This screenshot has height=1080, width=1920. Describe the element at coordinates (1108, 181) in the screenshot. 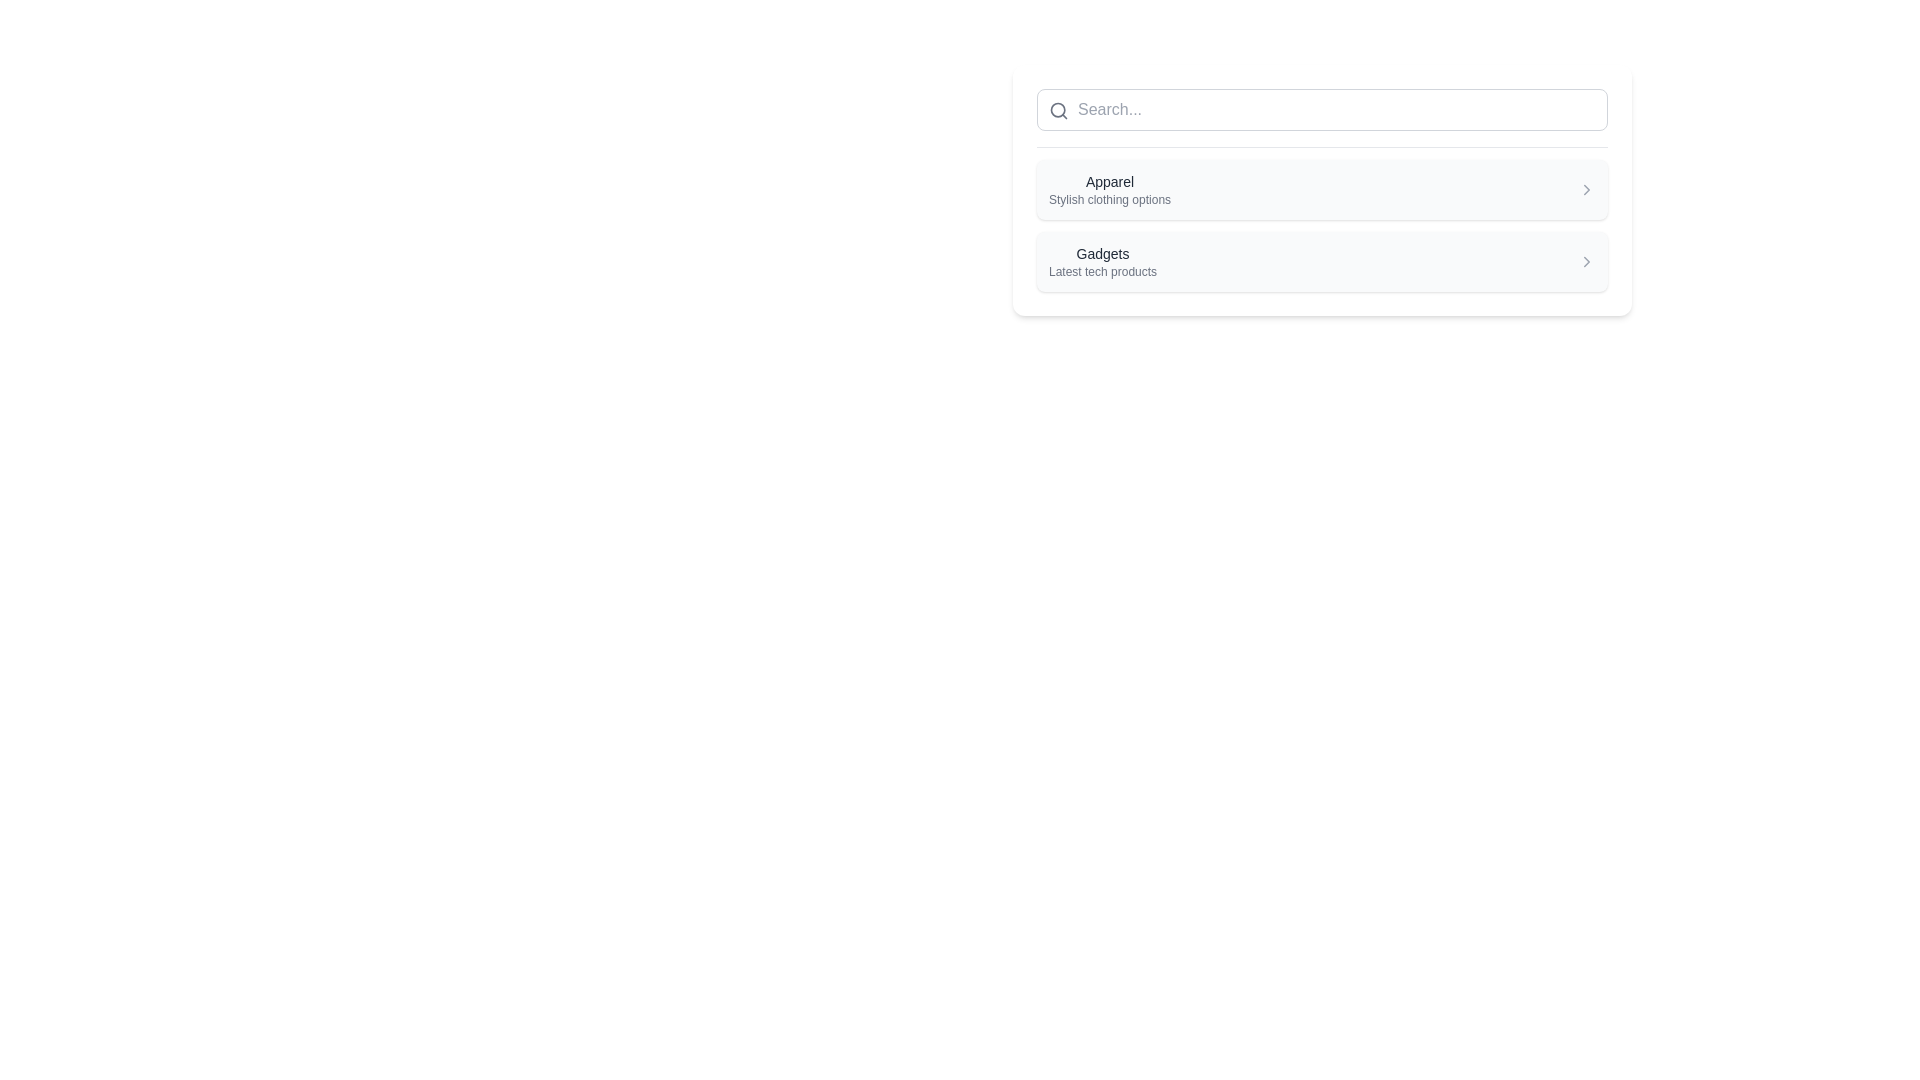

I see `the static text label that serves as a header for the menu item labeled 'Apparel', which is positioned above its sibling text 'Stylish clothing options'` at that location.